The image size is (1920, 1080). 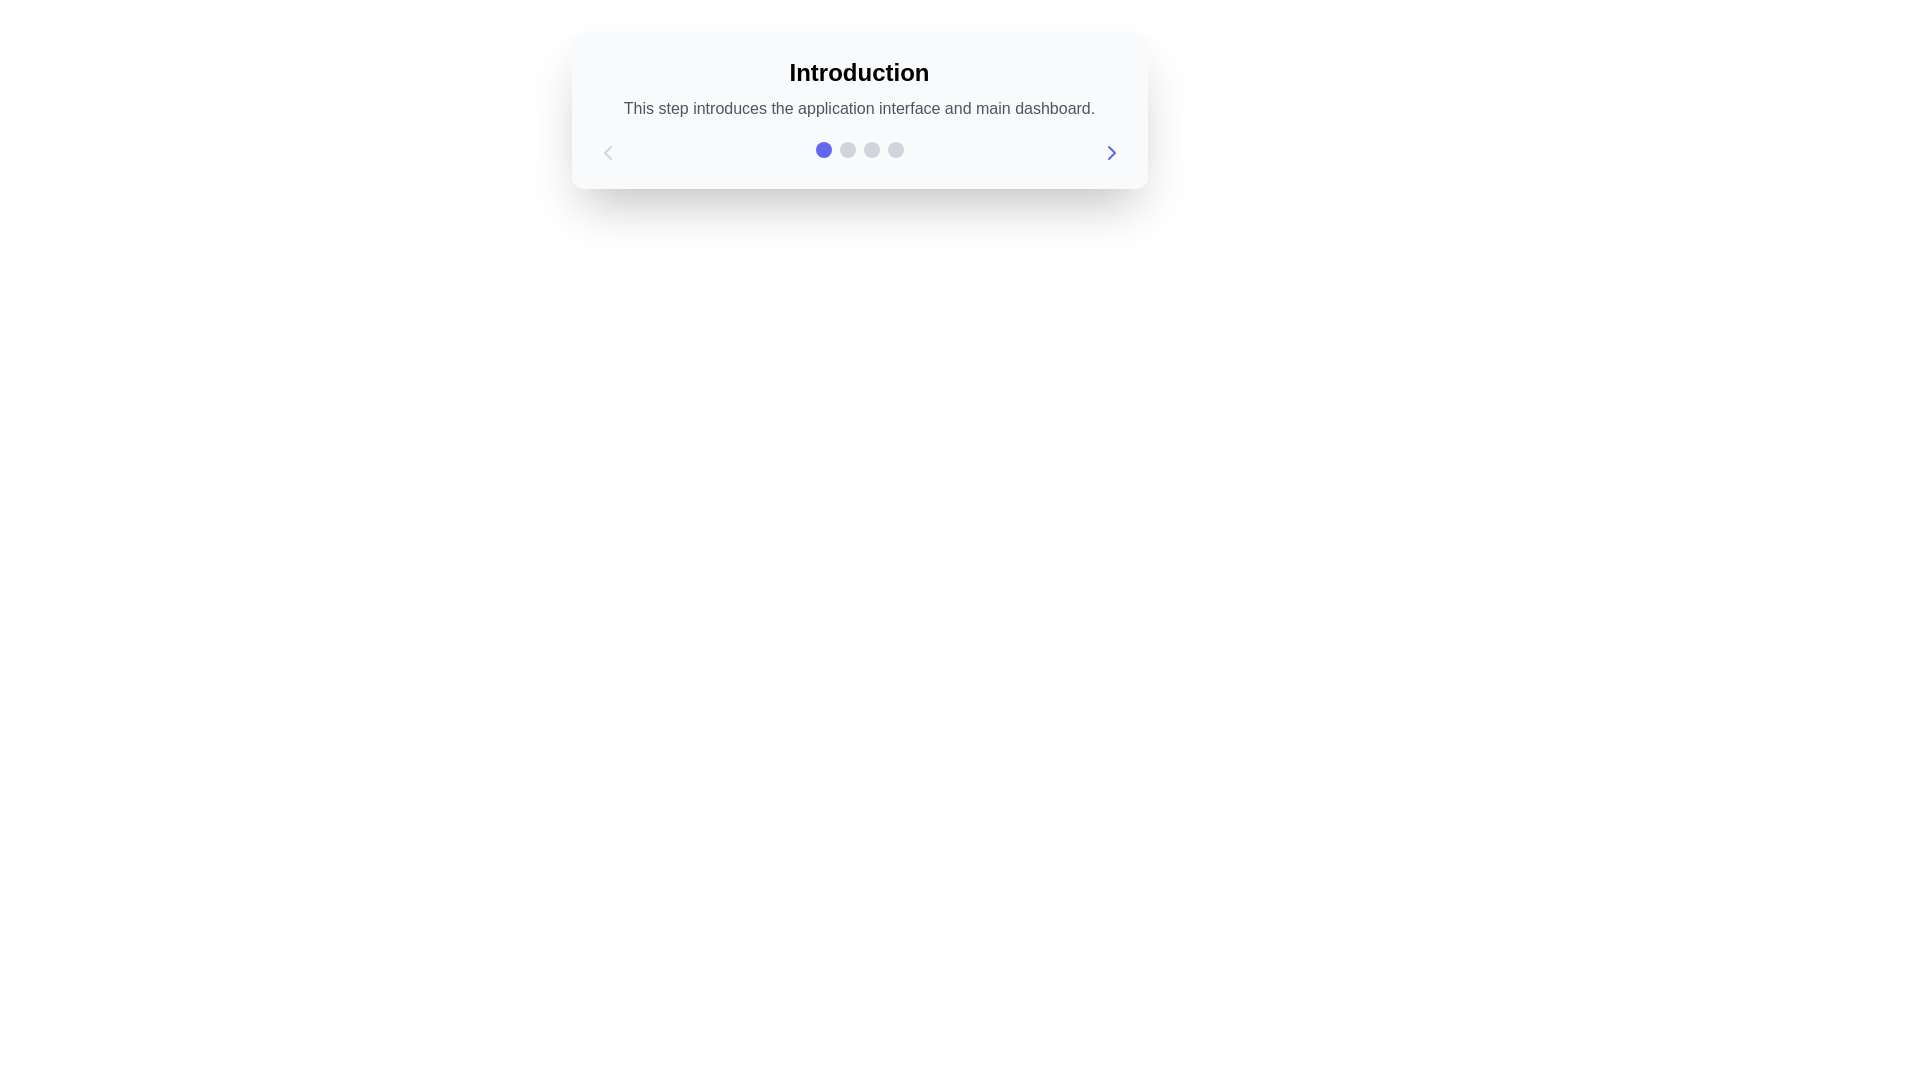 What do you see at coordinates (1110, 152) in the screenshot?
I see `the right-facing chevron icon styled in bright indigo color` at bounding box center [1110, 152].